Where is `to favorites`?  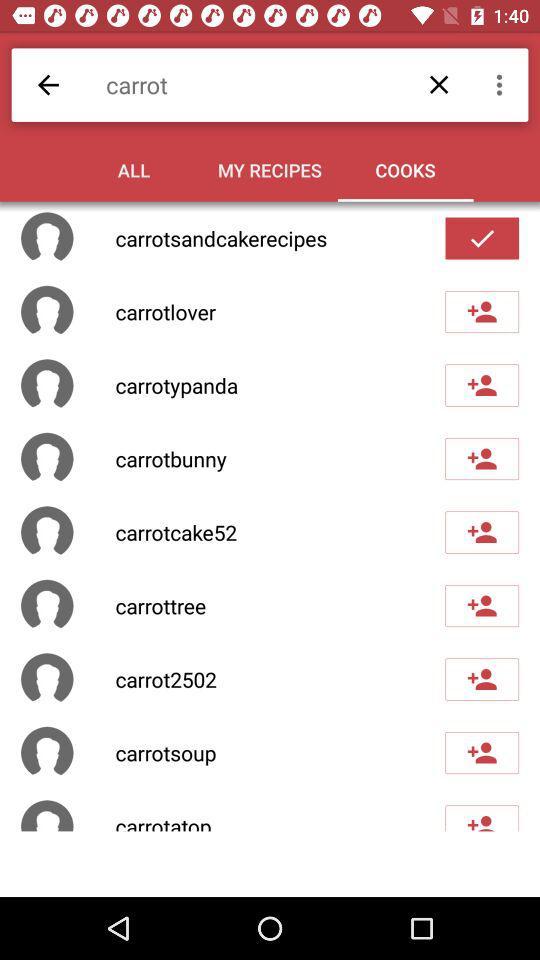
to favorites is located at coordinates (481, 238).